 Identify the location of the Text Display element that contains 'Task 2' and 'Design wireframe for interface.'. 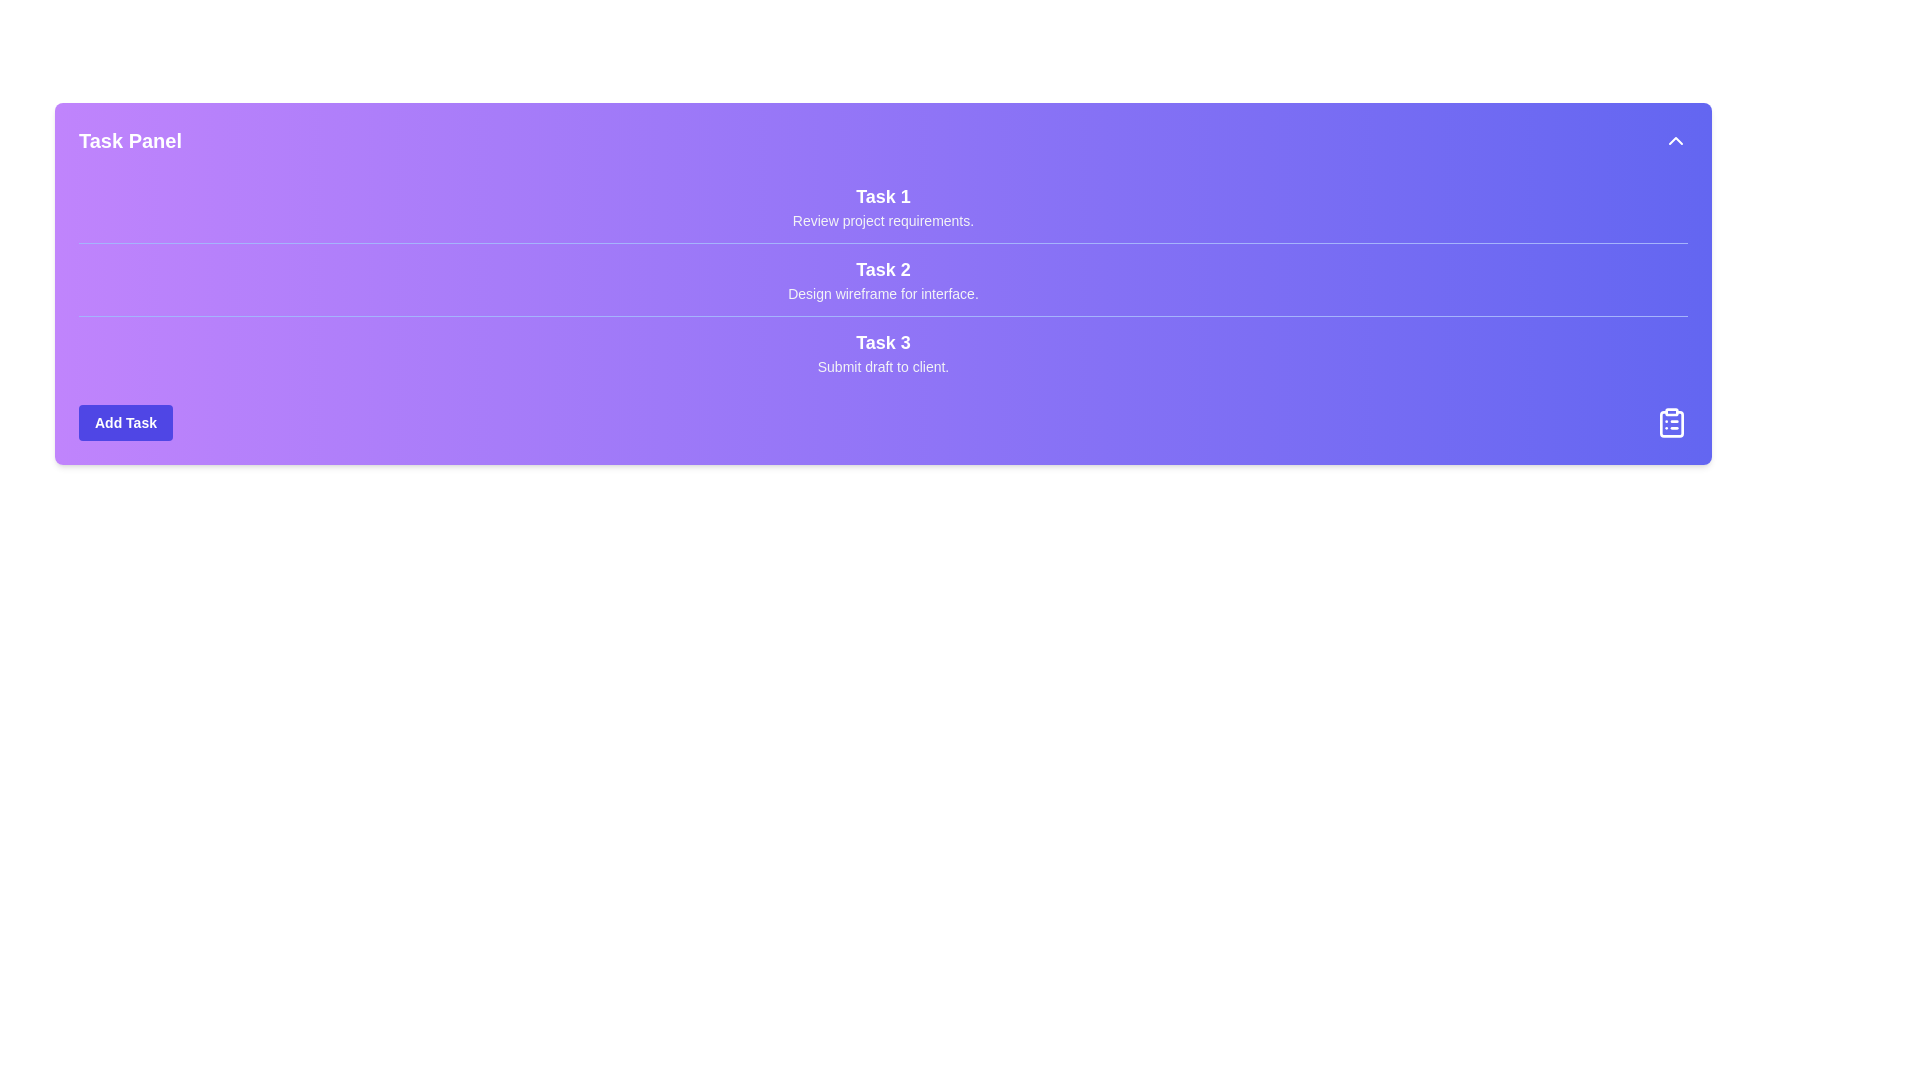
(882, 279).